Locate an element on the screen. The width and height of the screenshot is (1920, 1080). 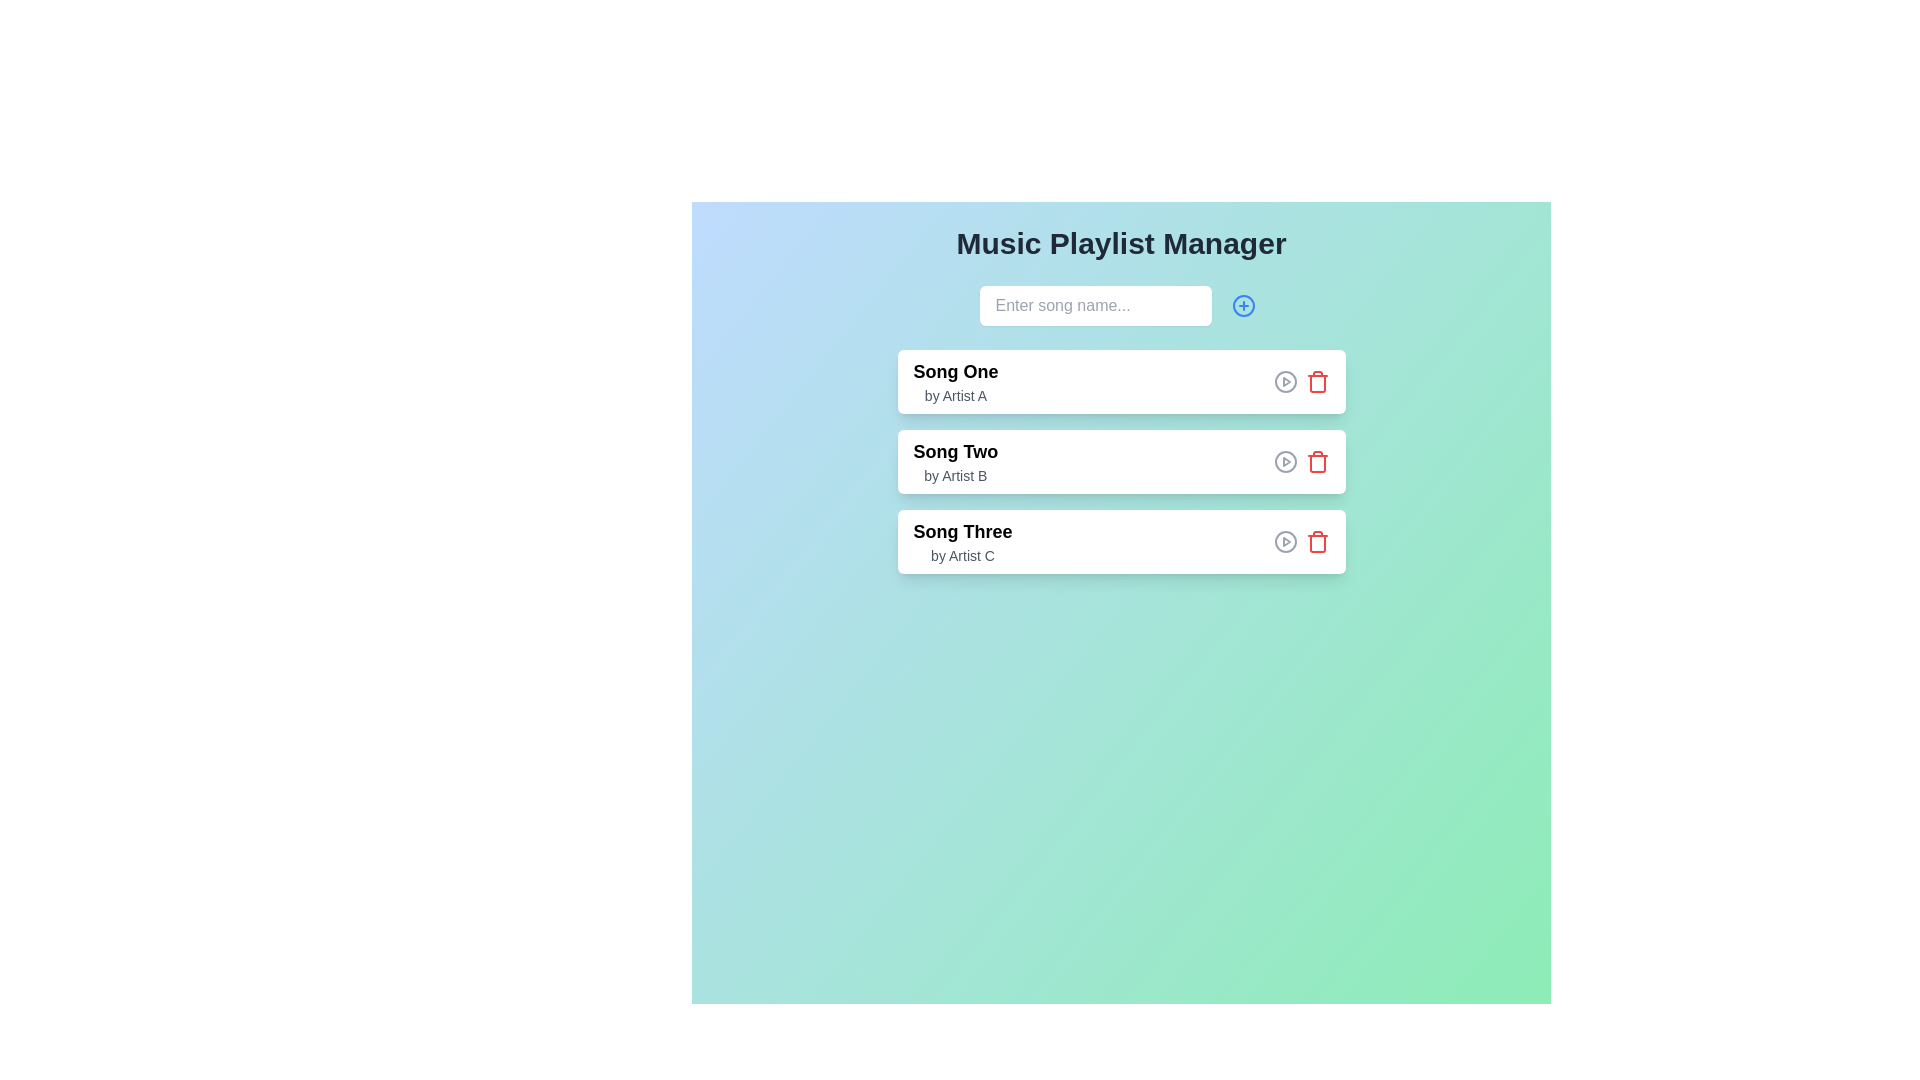
on the text label displaying 'Song Three by Artist C', which is the third entry in the song list is located at coordinates (963, 542).